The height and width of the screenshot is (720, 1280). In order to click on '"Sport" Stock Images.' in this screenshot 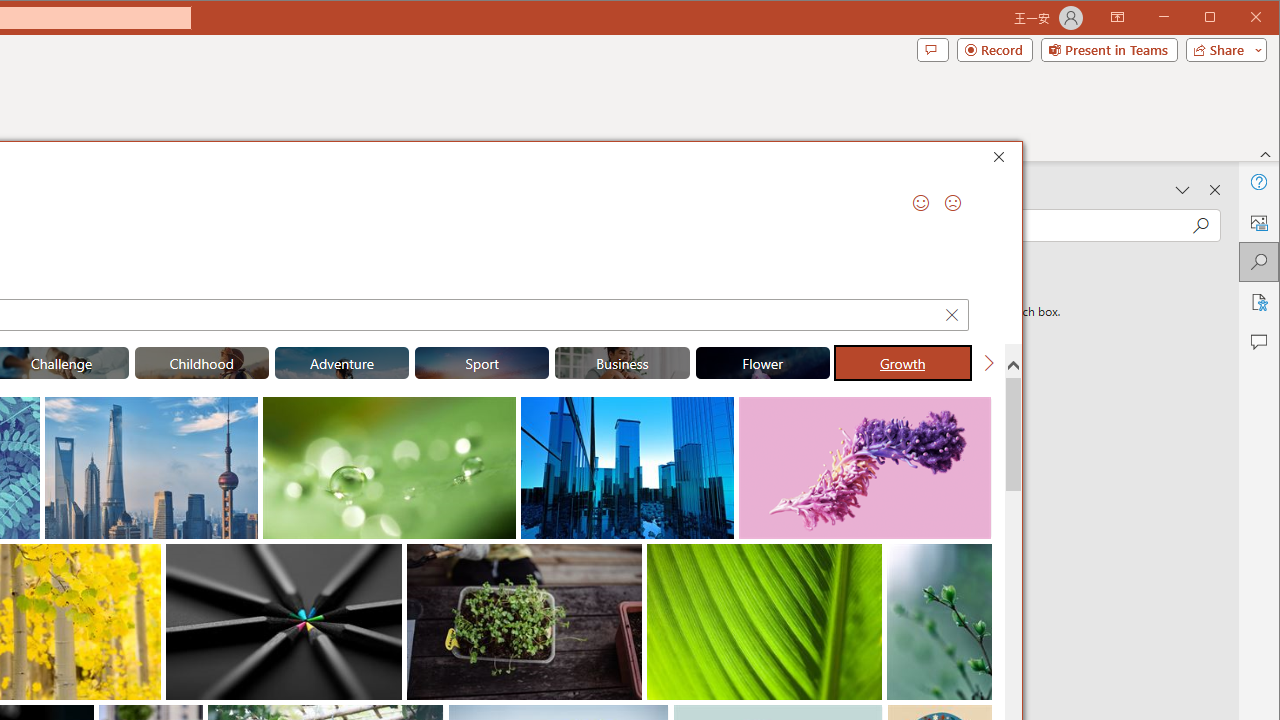, I will do `click(481, 362)`.